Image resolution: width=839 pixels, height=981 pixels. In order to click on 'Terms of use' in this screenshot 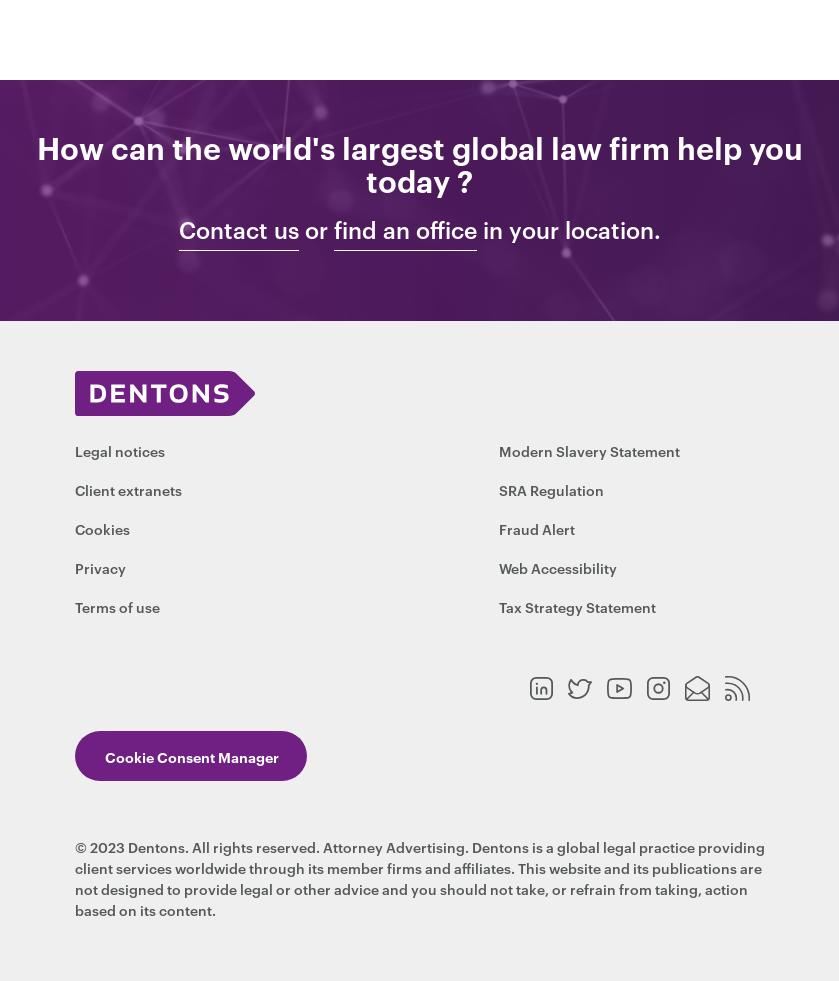, I will do `click(73, 606)`.